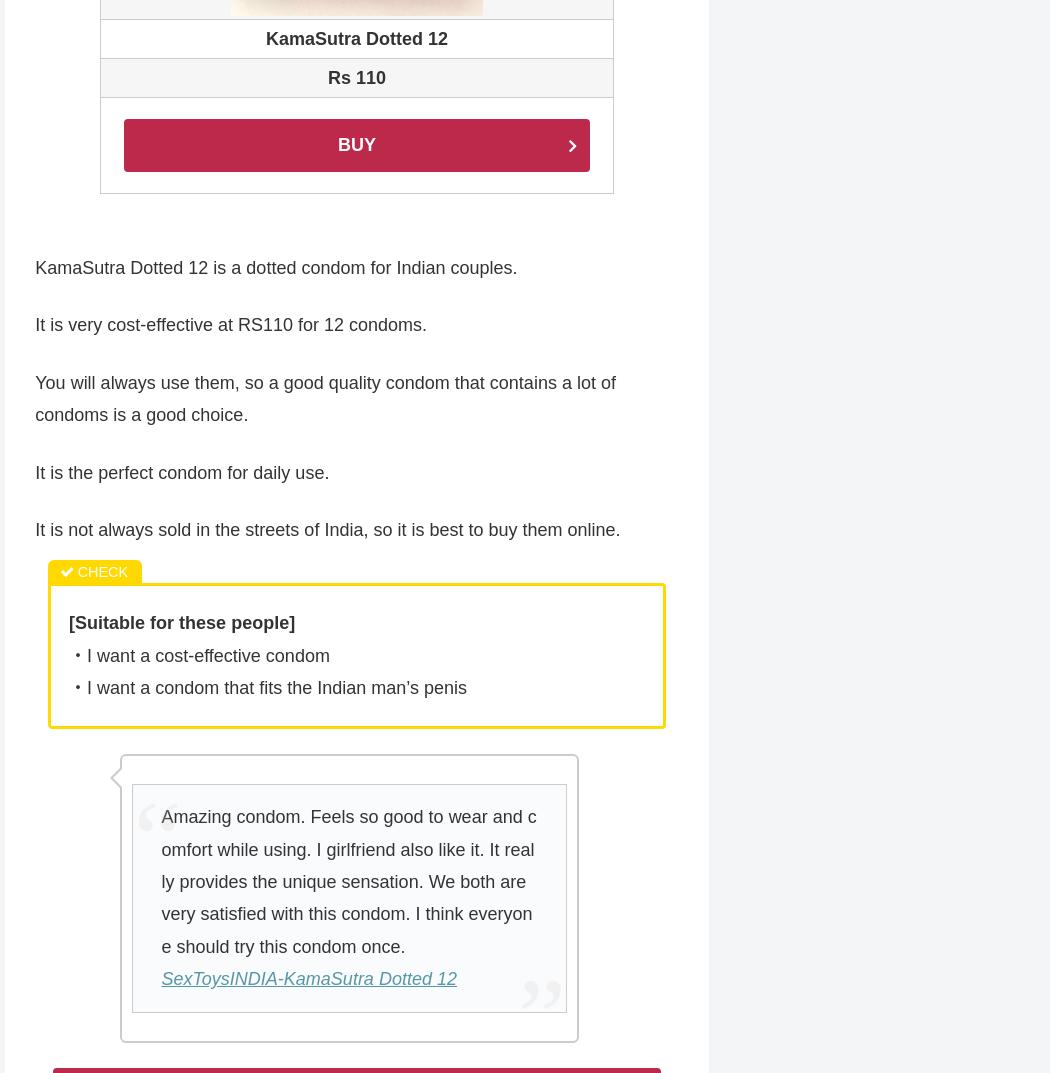  Describe the element at coordinates (355, 39) in the screenshot. I see `'KamaSutra Dotted 12'` at that location.